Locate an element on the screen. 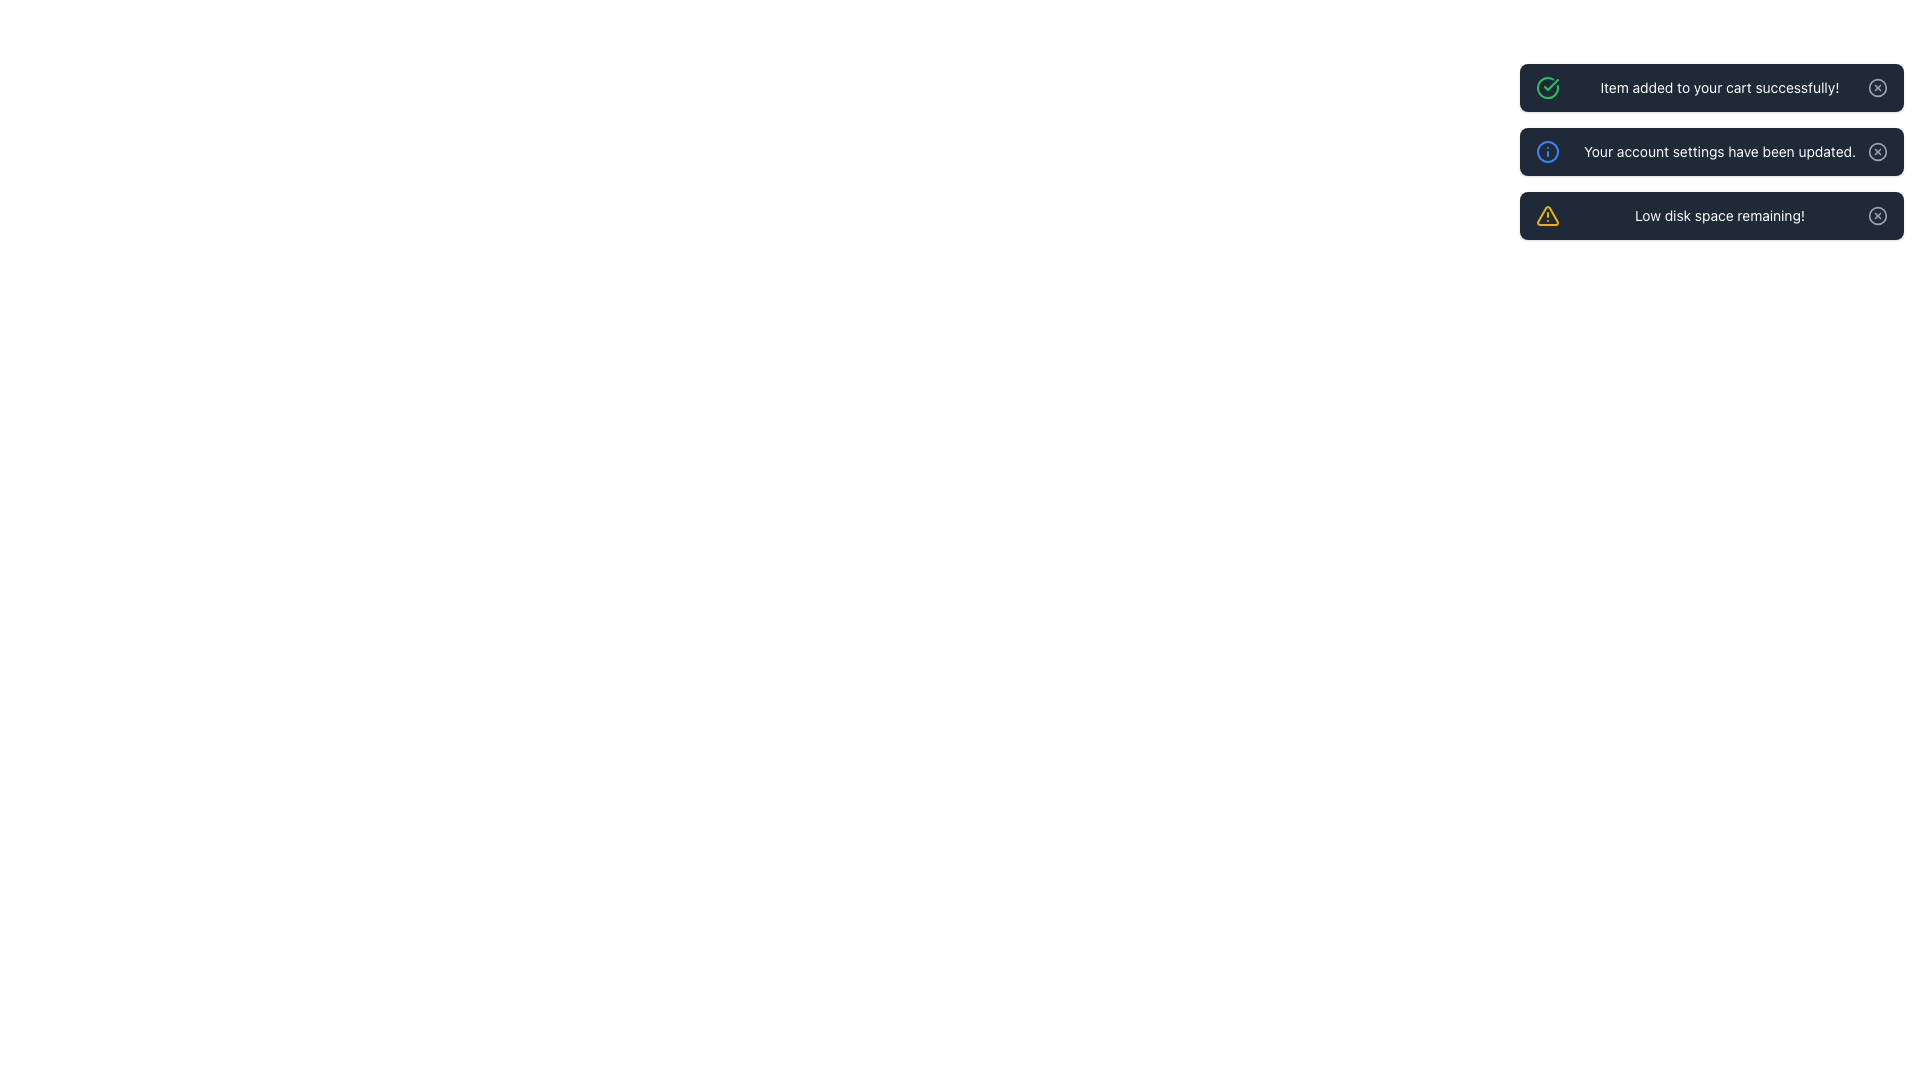 The width and height of the screenshot is (1920, 1080). the circular icon button with a light gray border and a central cross mark is located at coordinates (1876, 87).